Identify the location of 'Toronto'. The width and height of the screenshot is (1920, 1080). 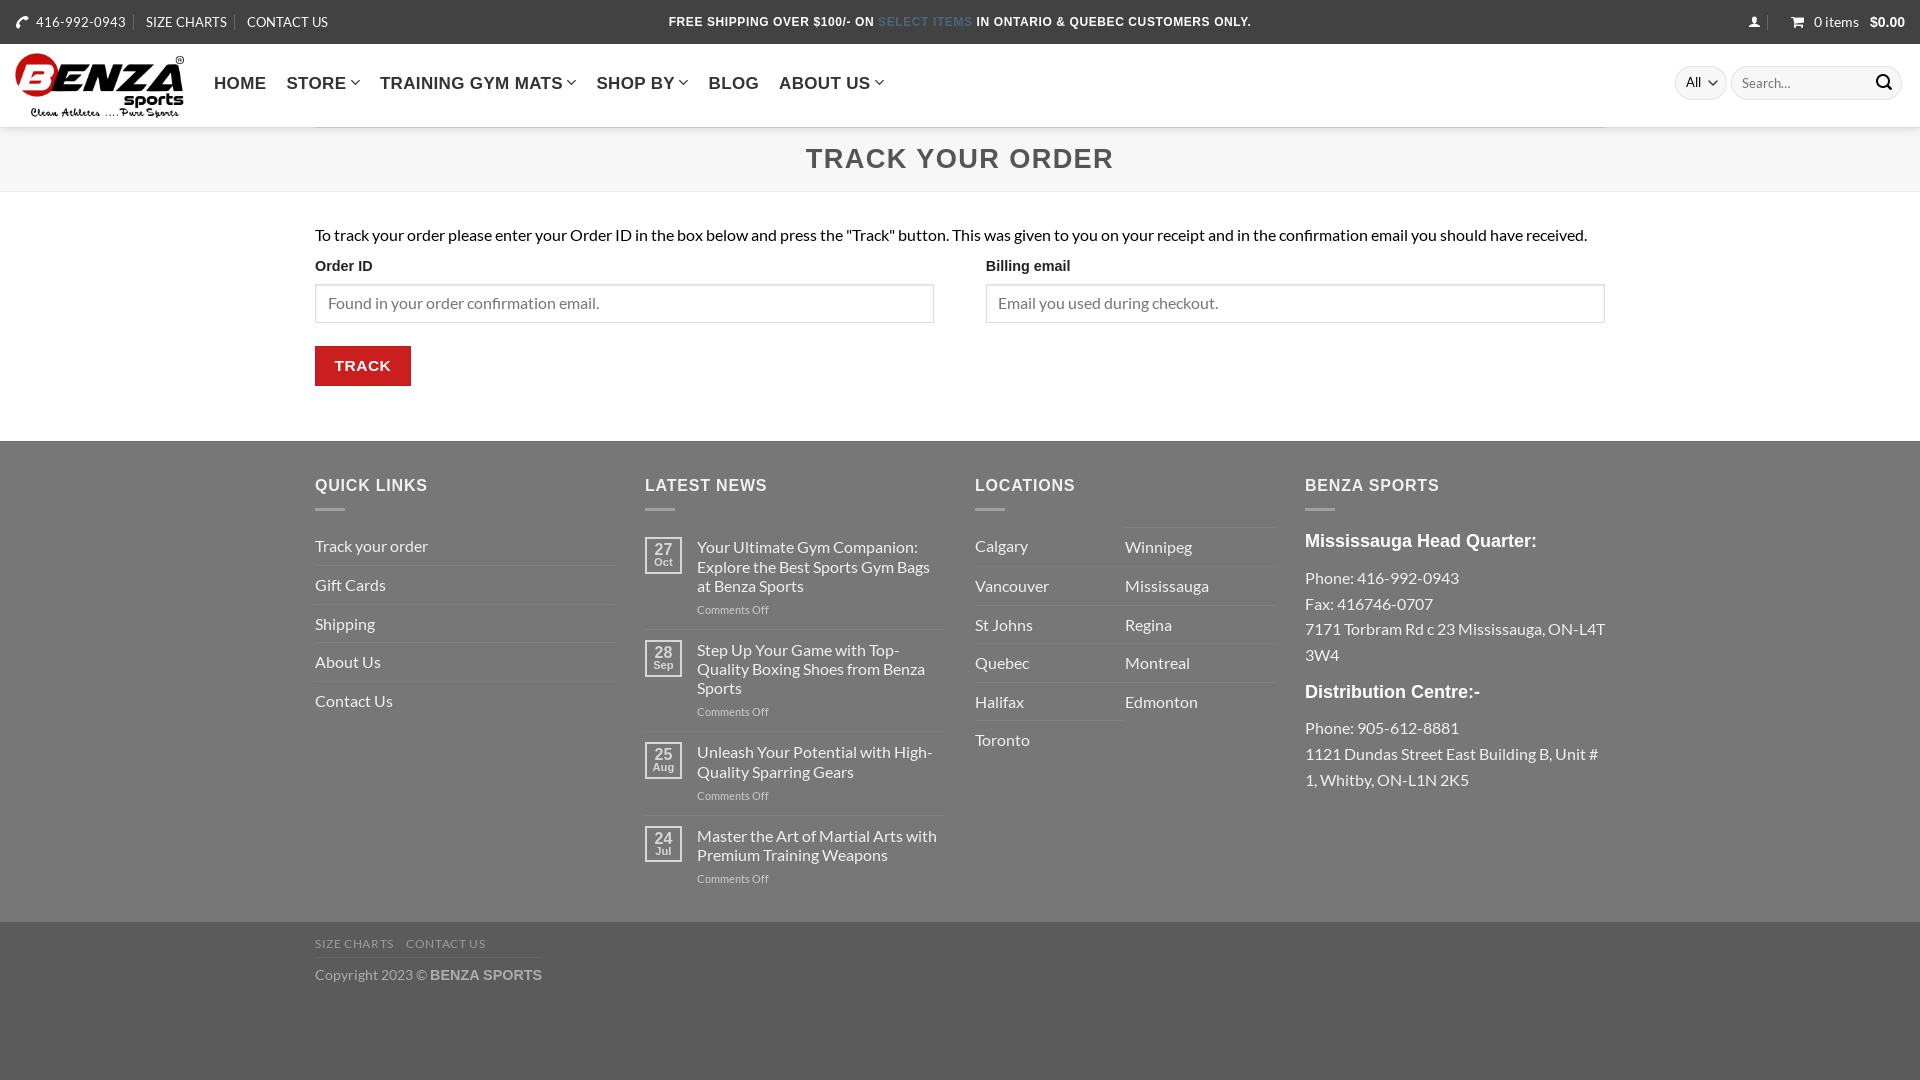
(974, 740).